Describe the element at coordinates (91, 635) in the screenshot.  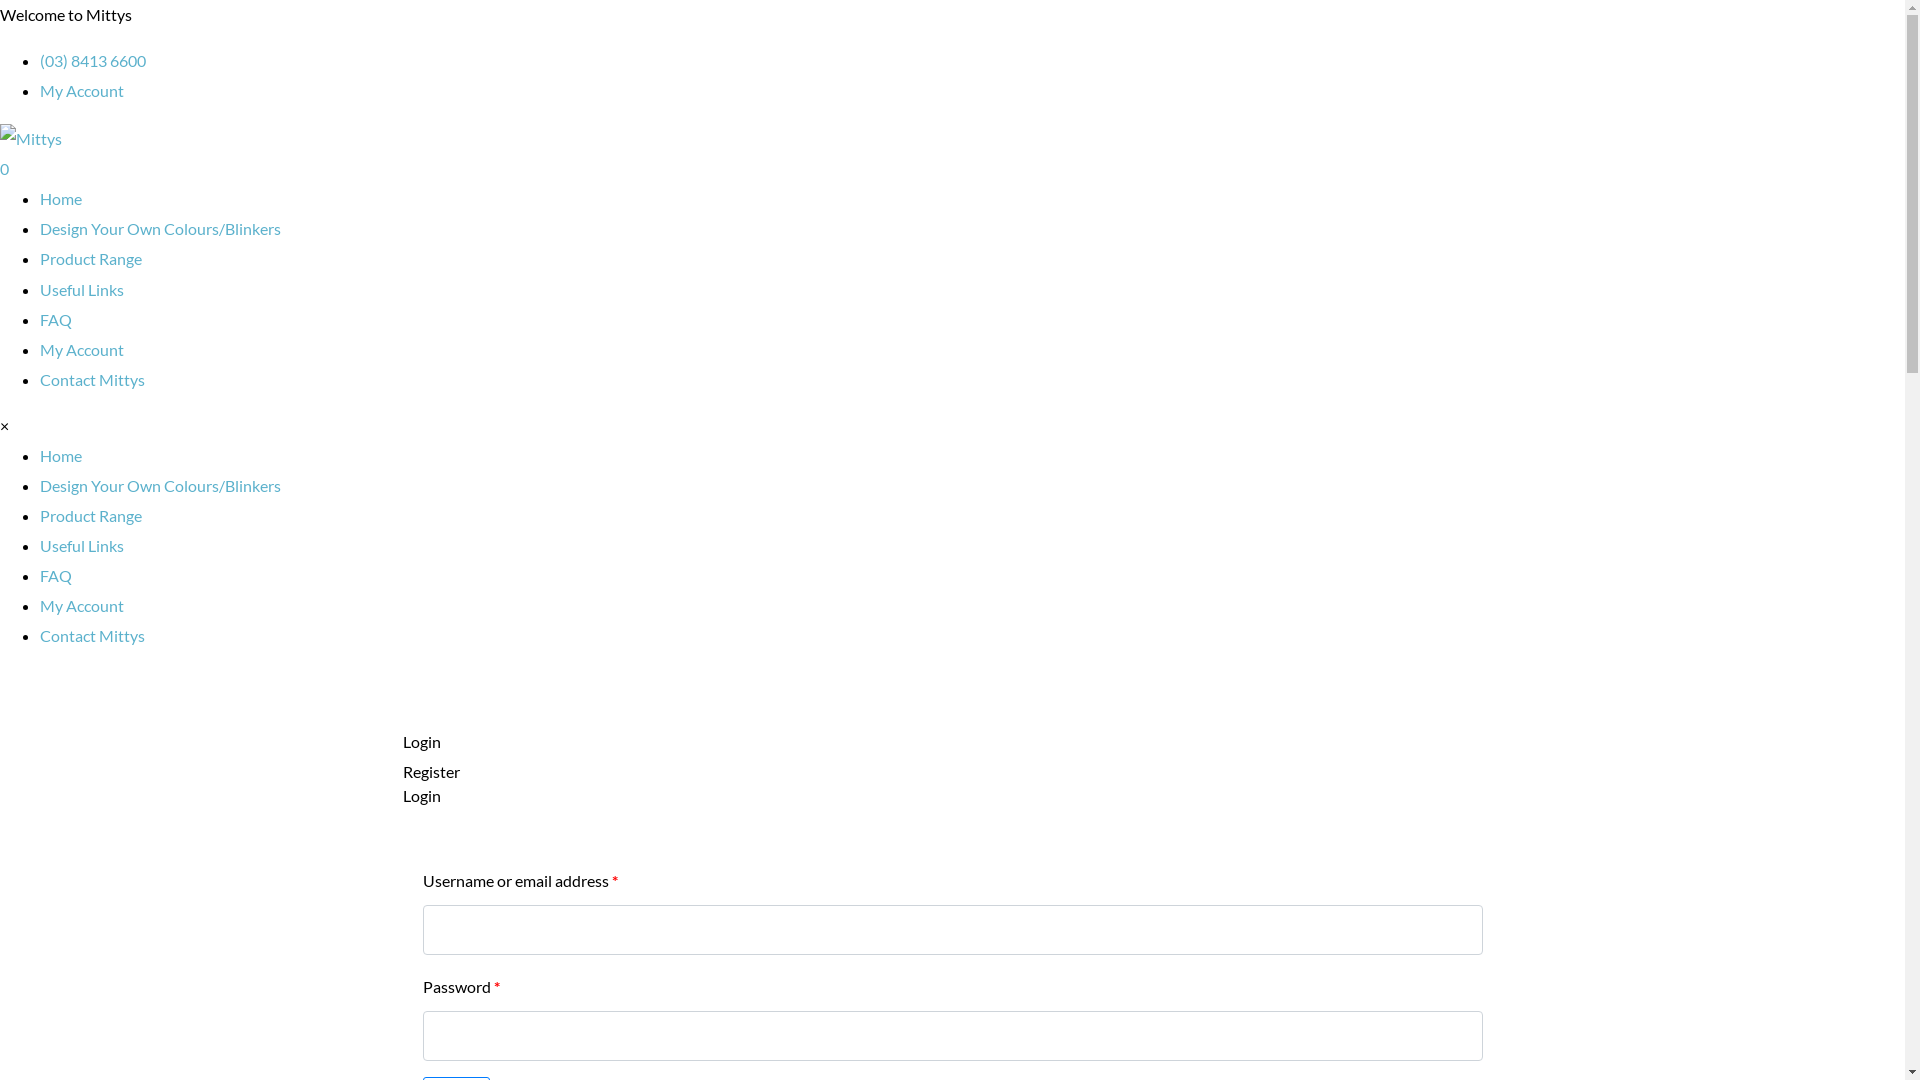
I see `'Contact Mittys'` at that location.